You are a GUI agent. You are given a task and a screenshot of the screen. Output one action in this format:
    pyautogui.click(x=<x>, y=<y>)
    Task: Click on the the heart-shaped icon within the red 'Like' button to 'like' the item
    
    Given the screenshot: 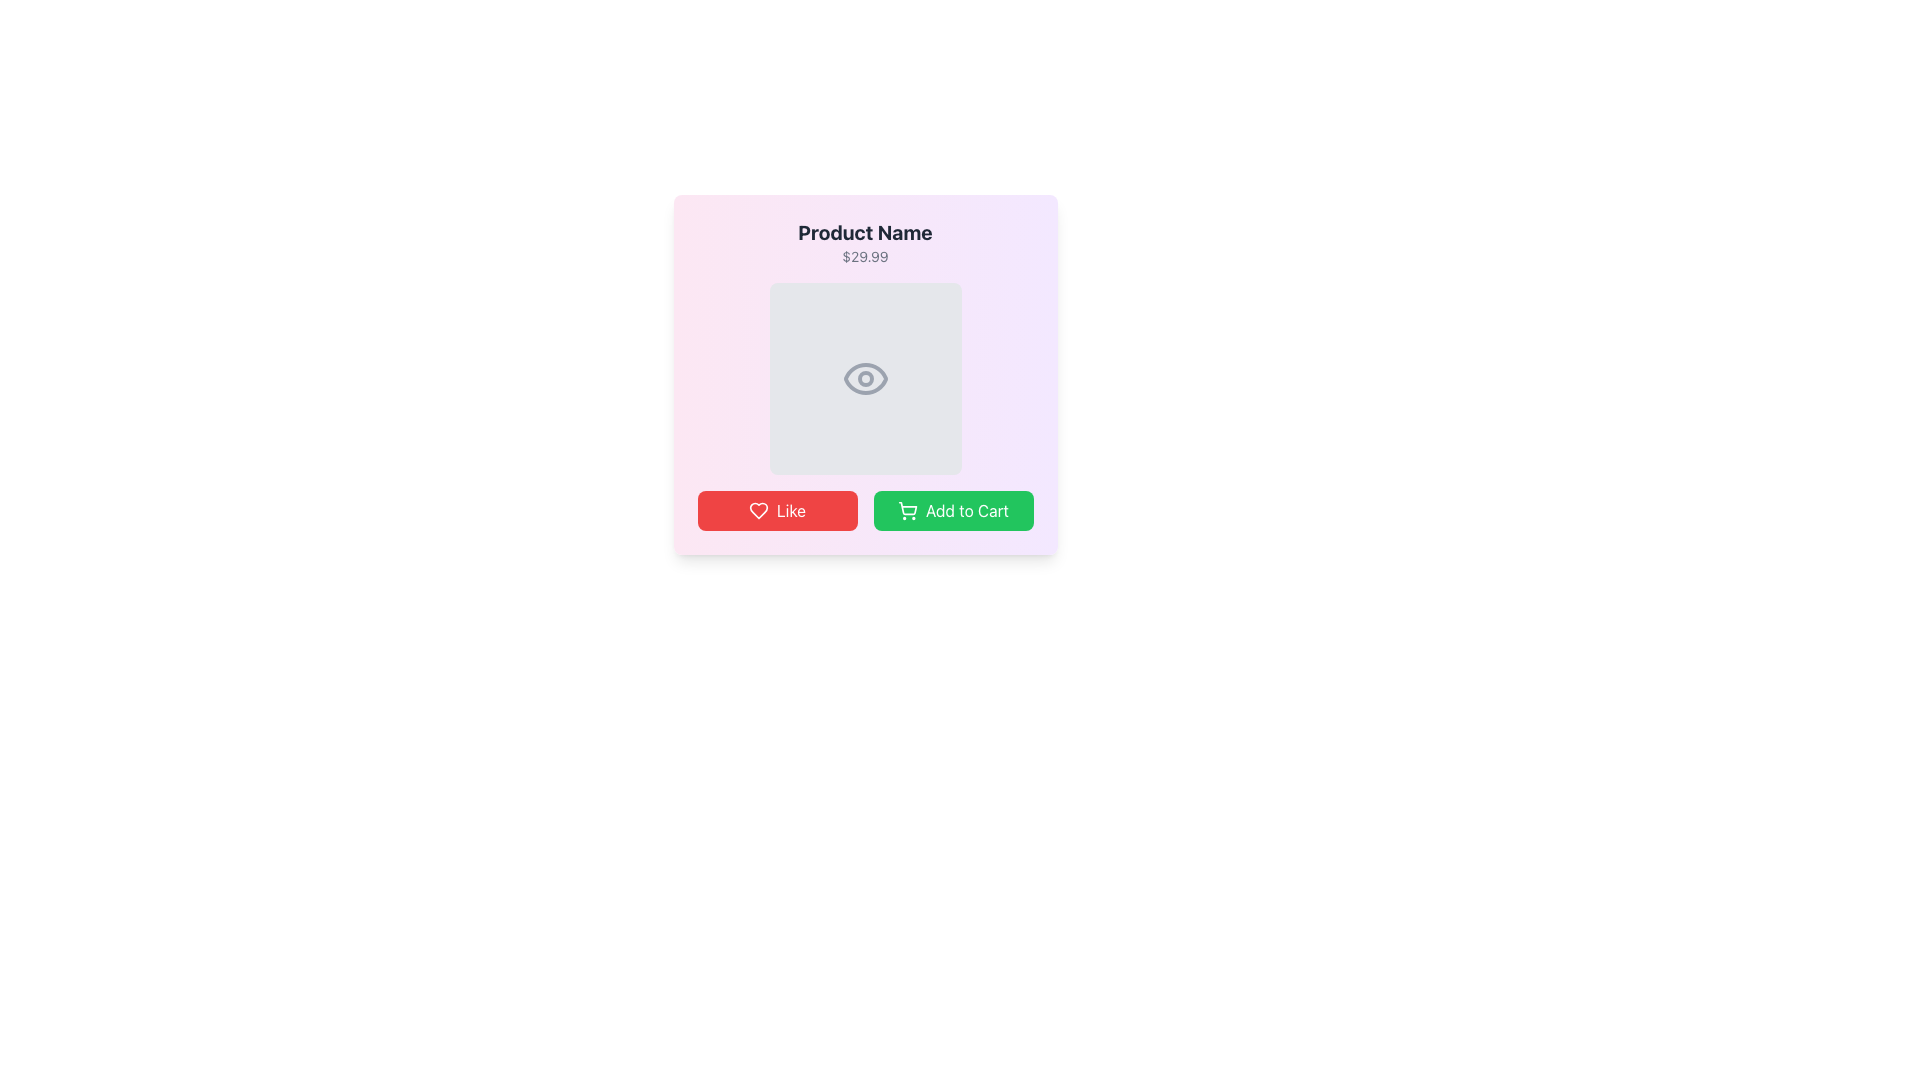 What is the action you would take?
    pyautogui.click(x=757, y=509)
    